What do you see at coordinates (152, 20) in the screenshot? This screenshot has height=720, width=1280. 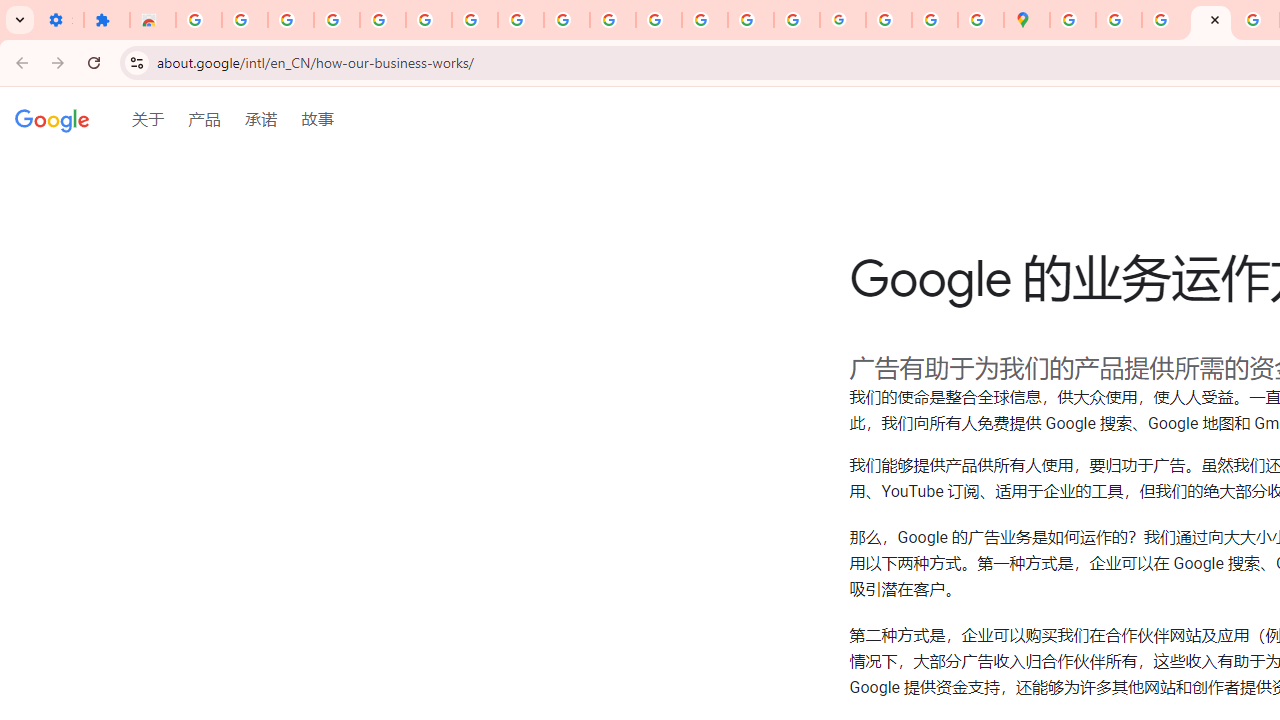 I see `'Reviews: Helix Fruit Jump Arcade Game'` at bounding box center [152, 20].